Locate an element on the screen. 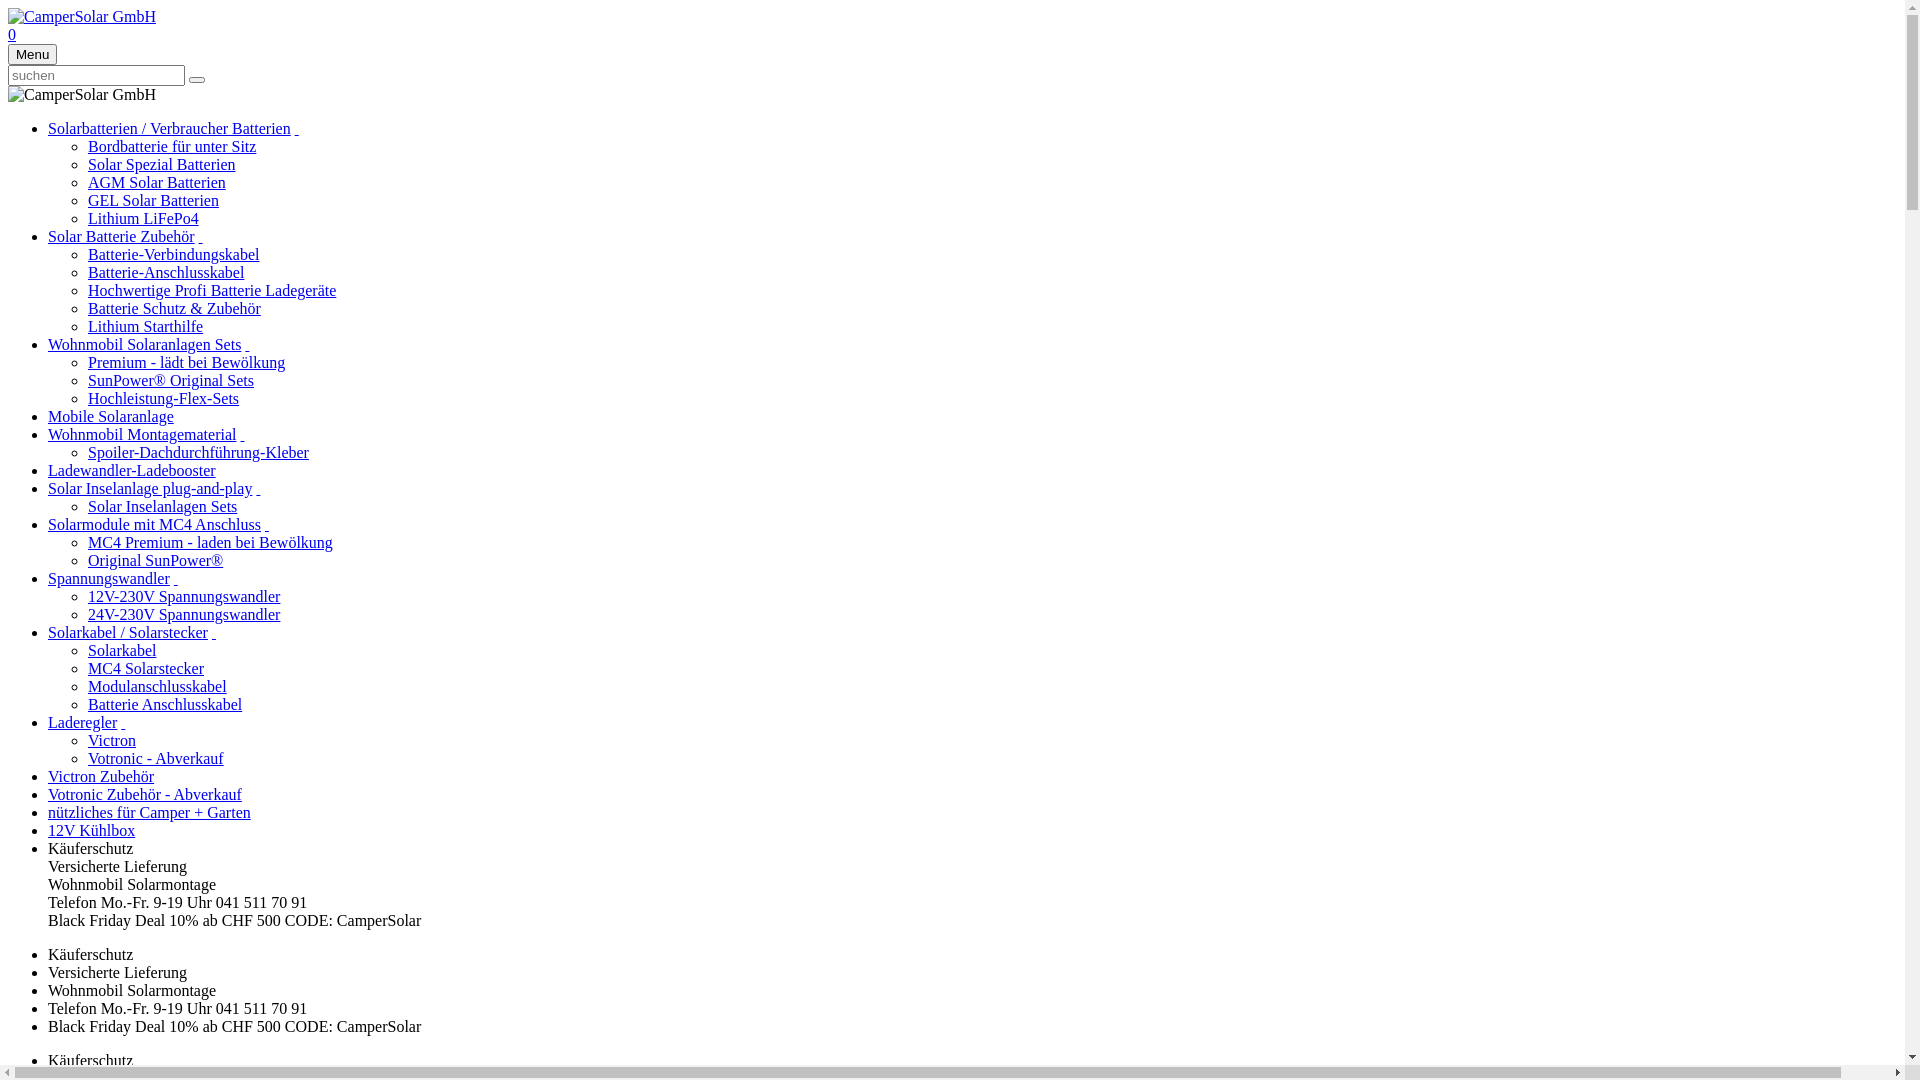  '12V-230V Spannungswandler' is located at coordinates (183, 595).